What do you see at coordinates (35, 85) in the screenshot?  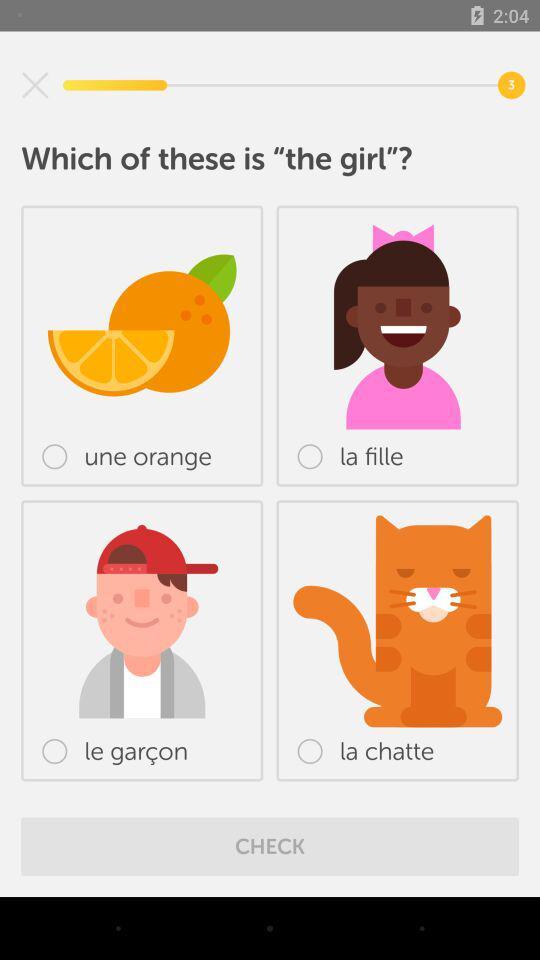 I see `icon at the top left corner` at bounding box center [35, 85].